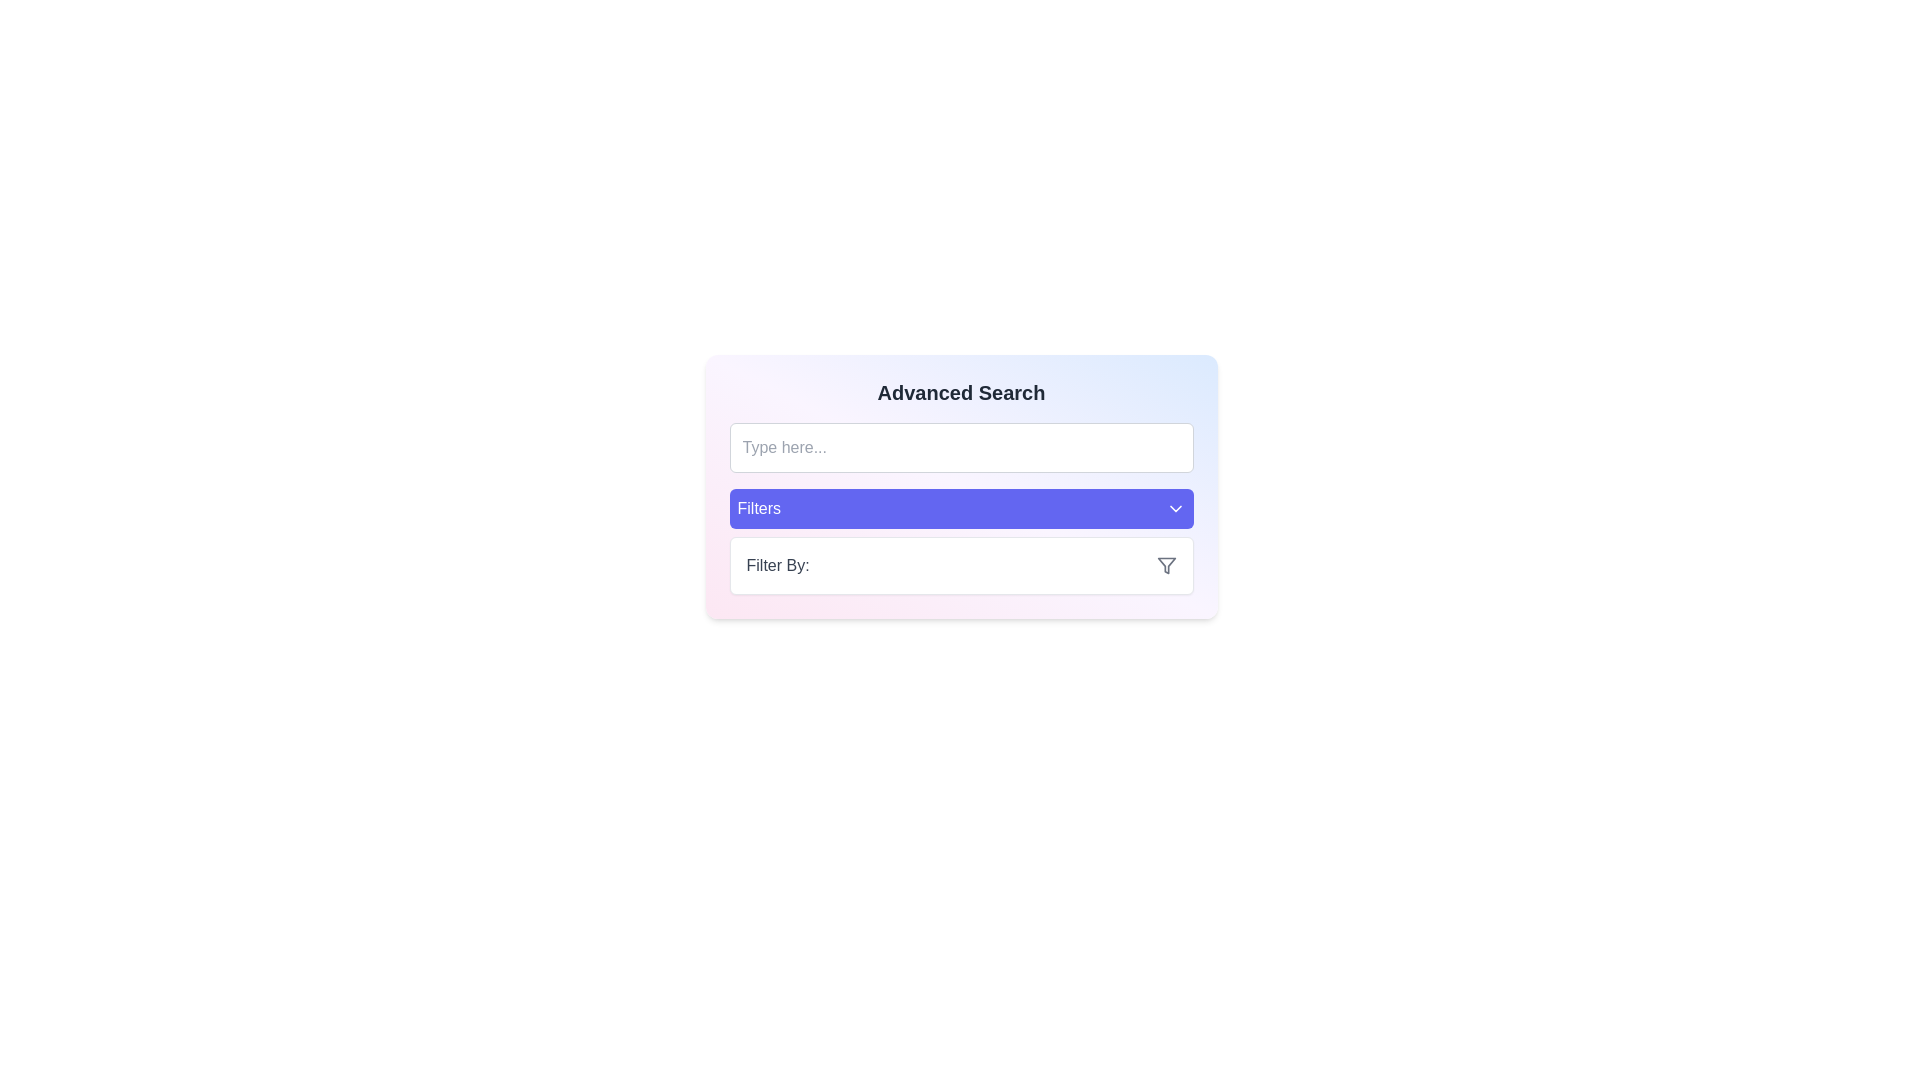 Image resolution: width=1920 pixels, height=1080 pixels. I want to click on the downward-pointing chevron icon located on the far-right side of the 'Filters' button, so click(1175, 508).